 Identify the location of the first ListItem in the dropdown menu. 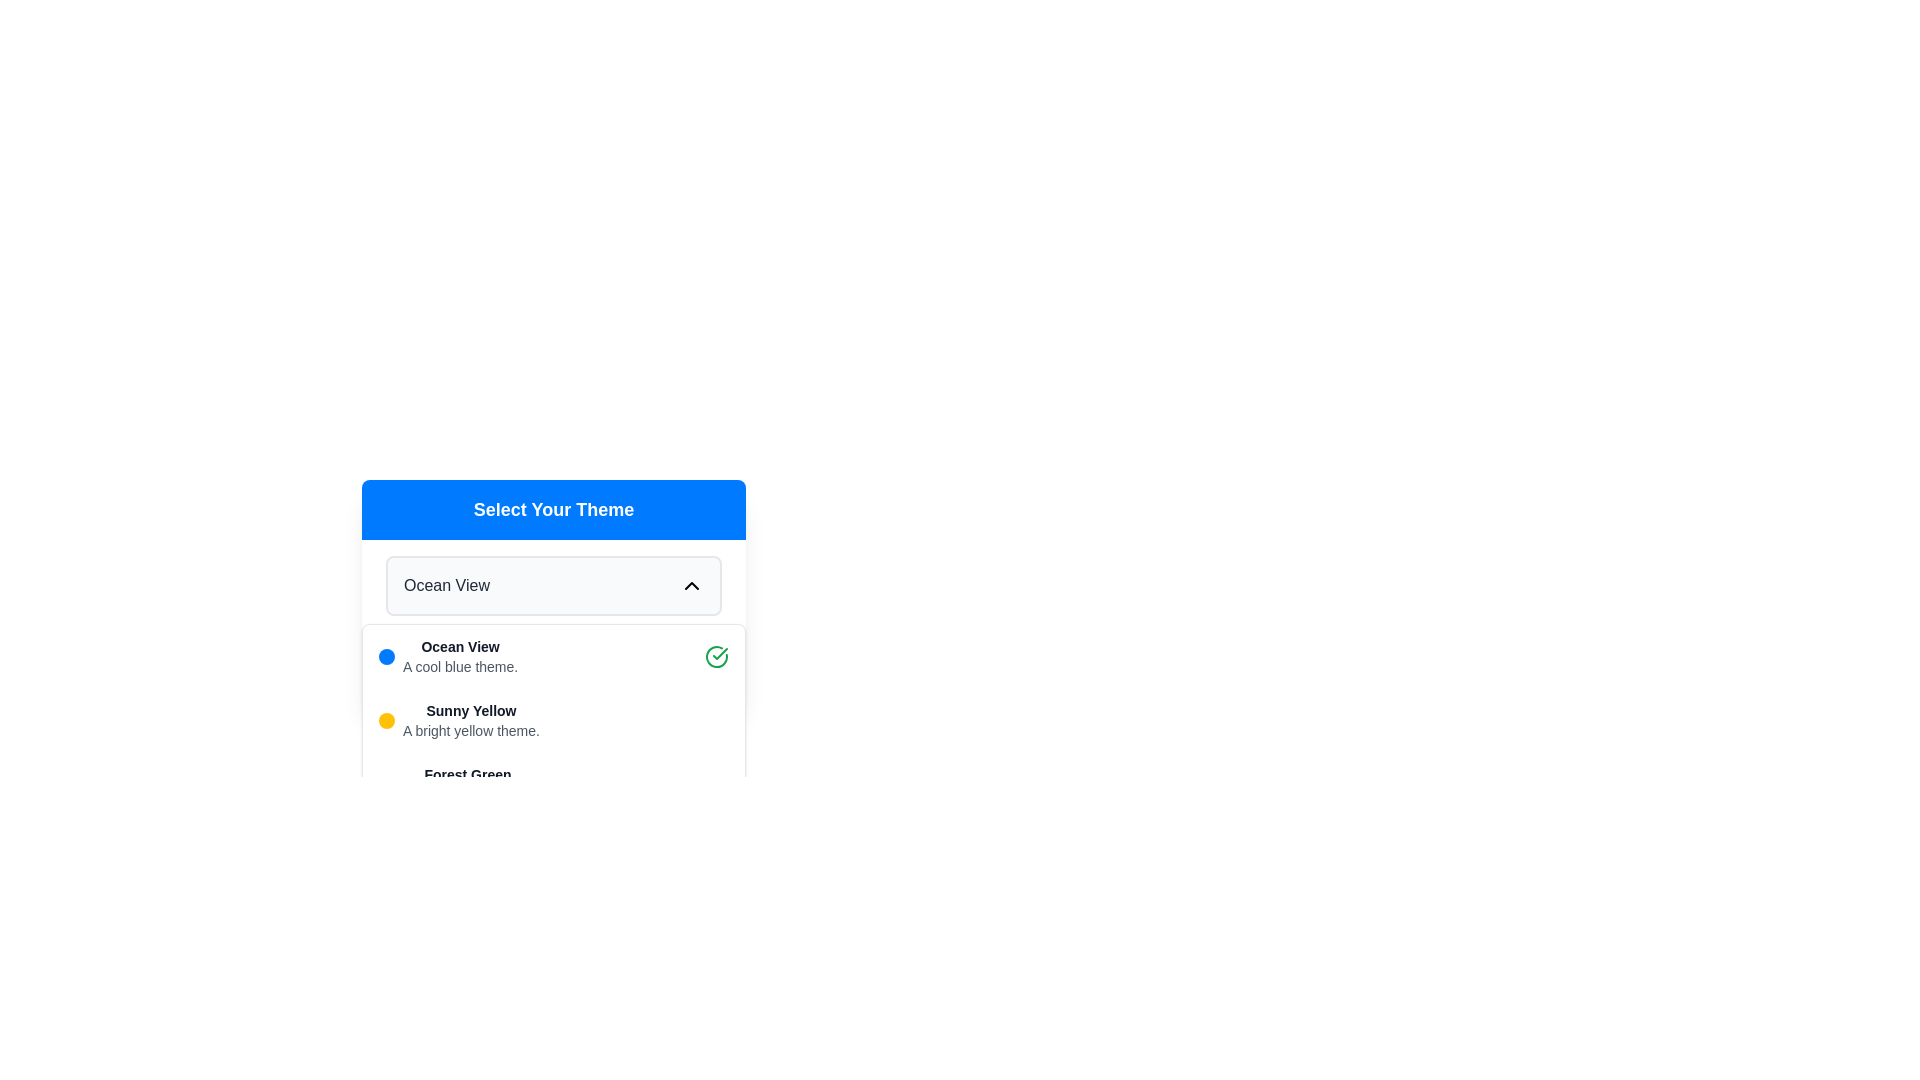
(553, 656).